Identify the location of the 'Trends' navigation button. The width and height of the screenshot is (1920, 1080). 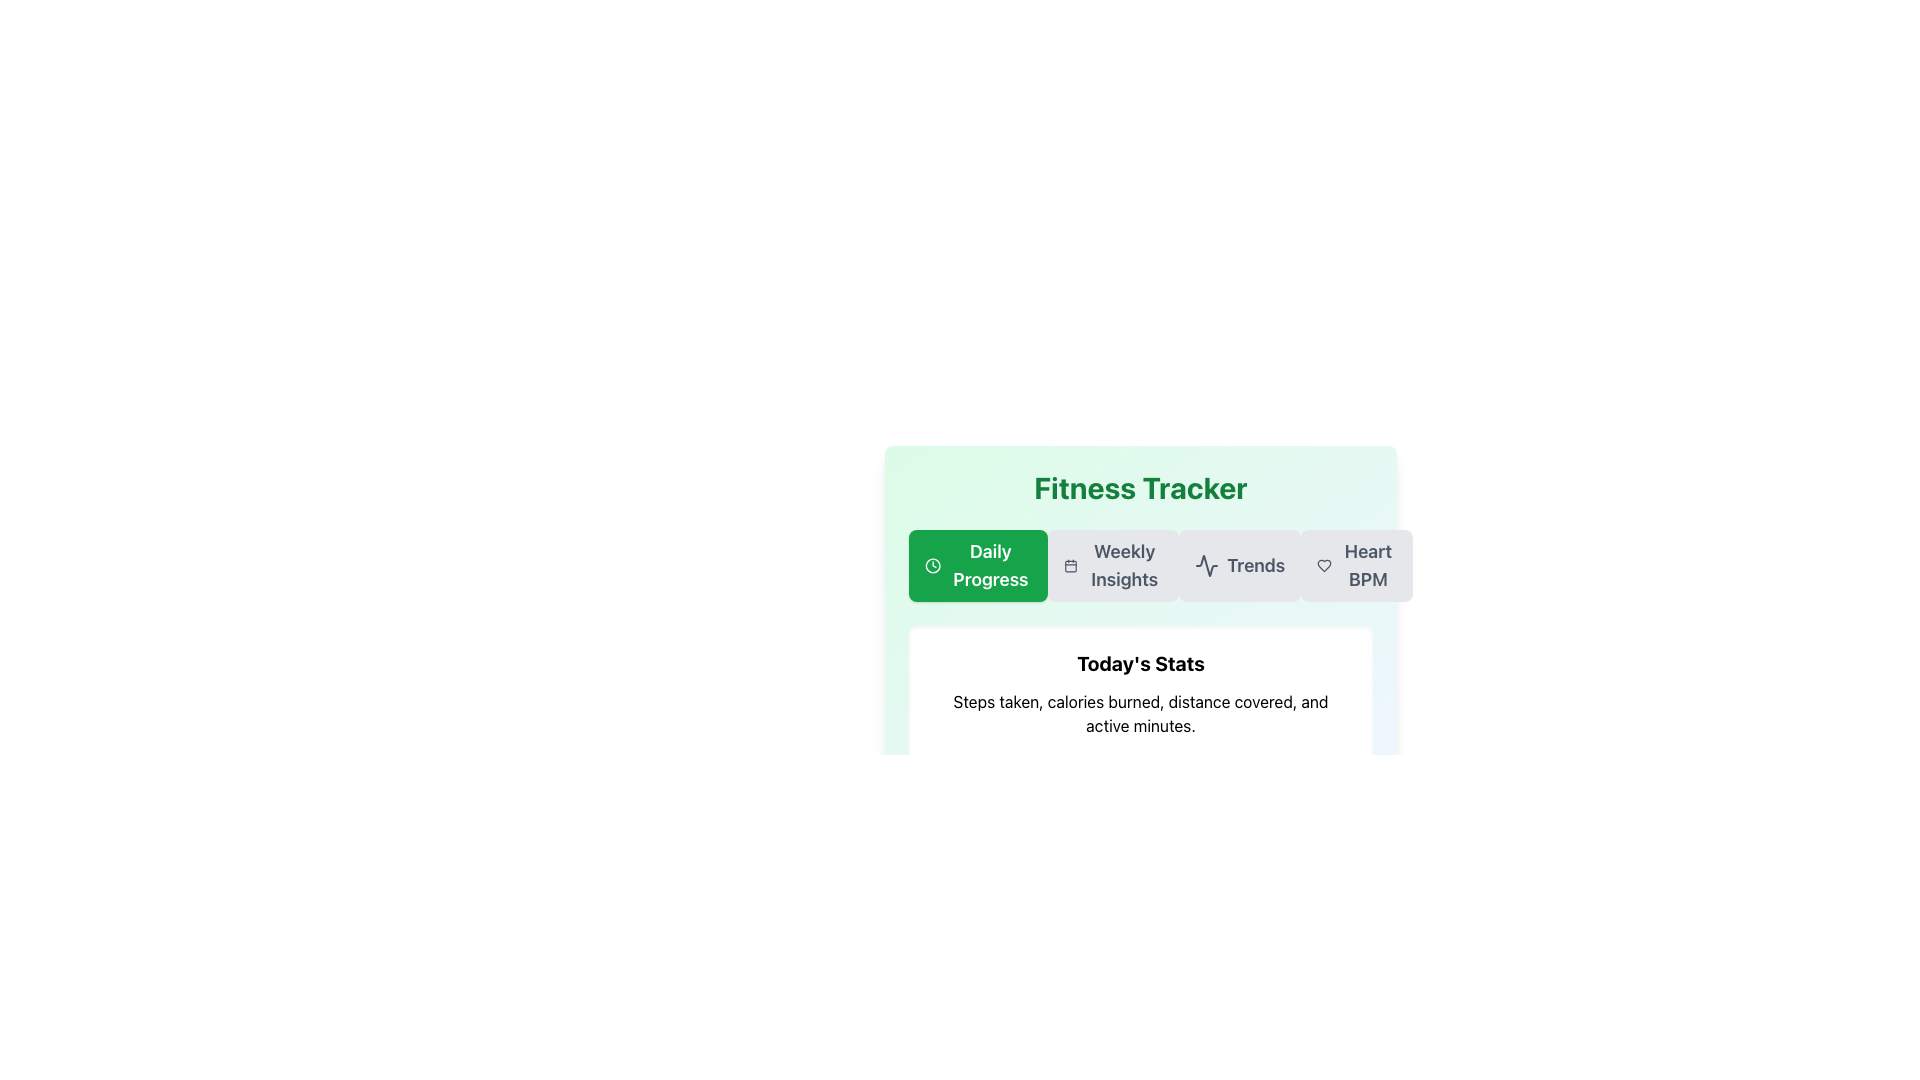
(1239, 566).